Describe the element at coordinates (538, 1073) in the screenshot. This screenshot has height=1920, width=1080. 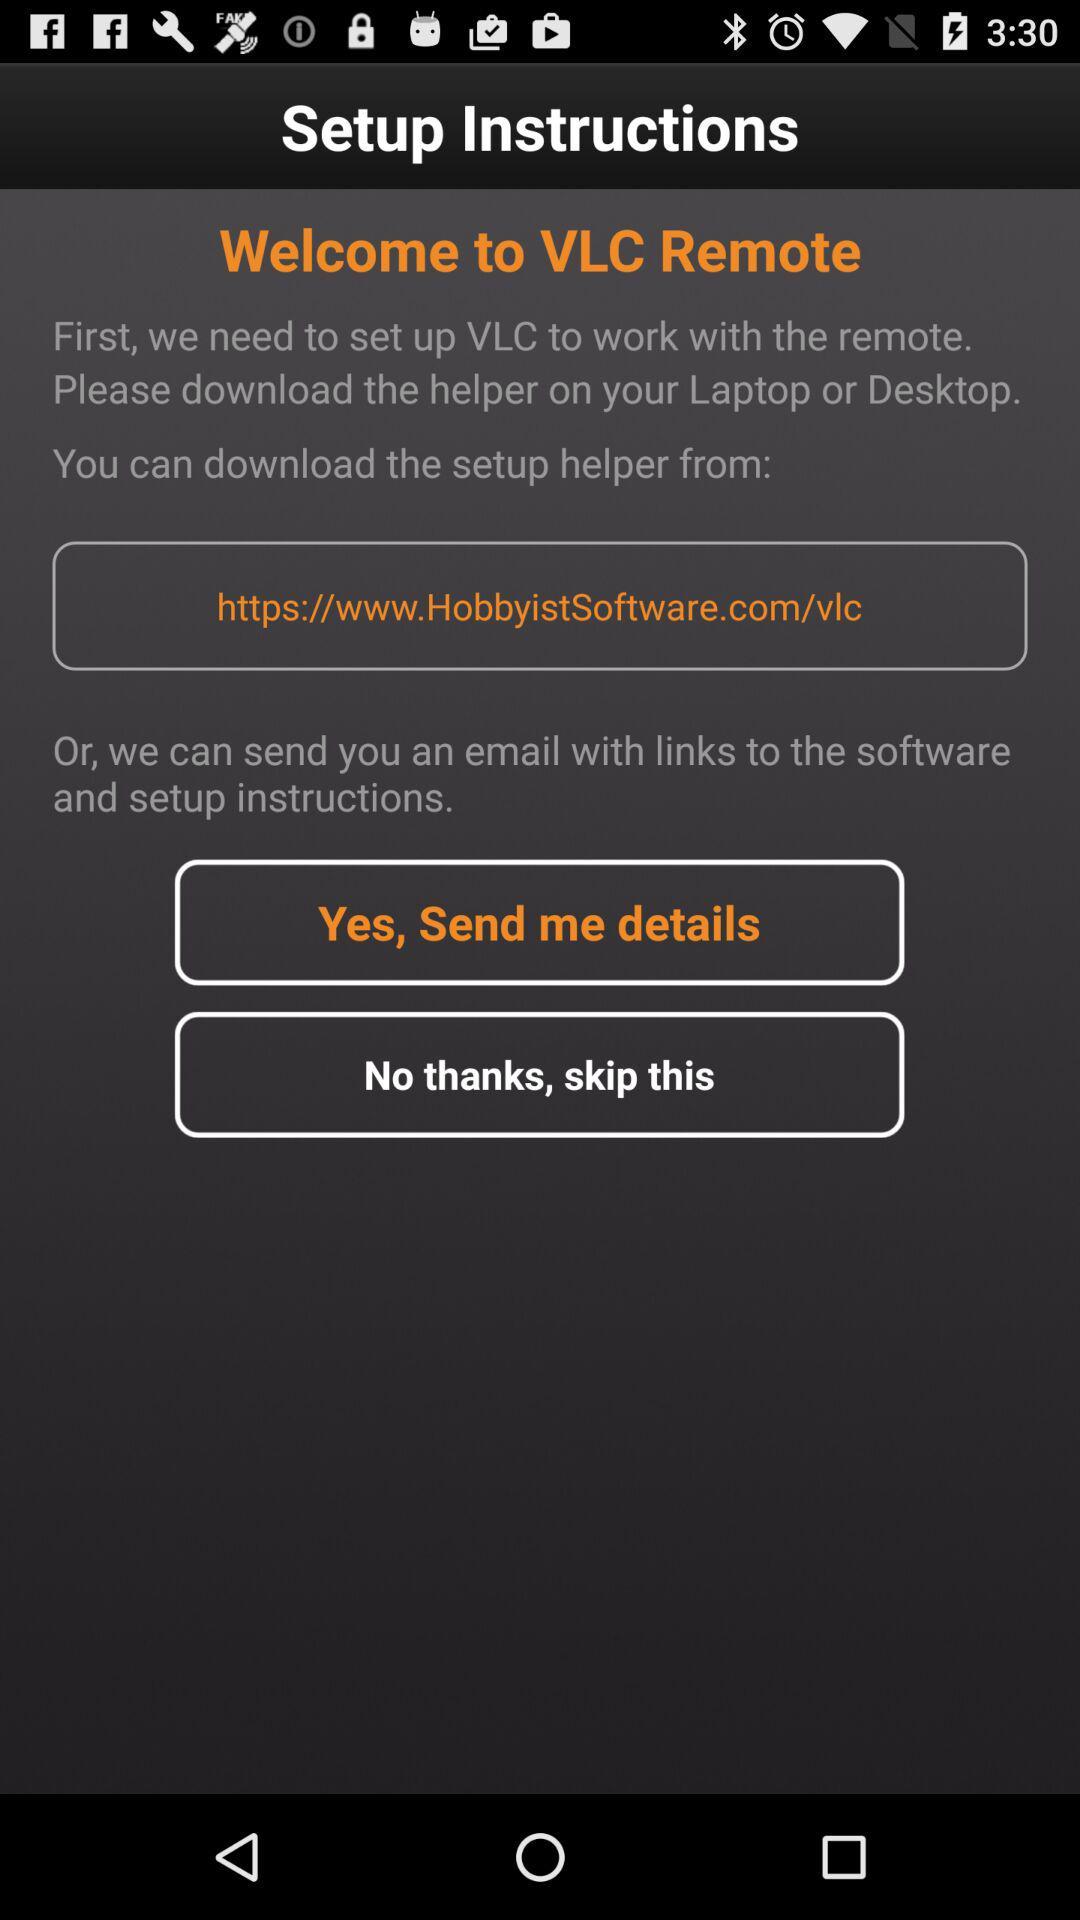
I see `skip button` at that location.